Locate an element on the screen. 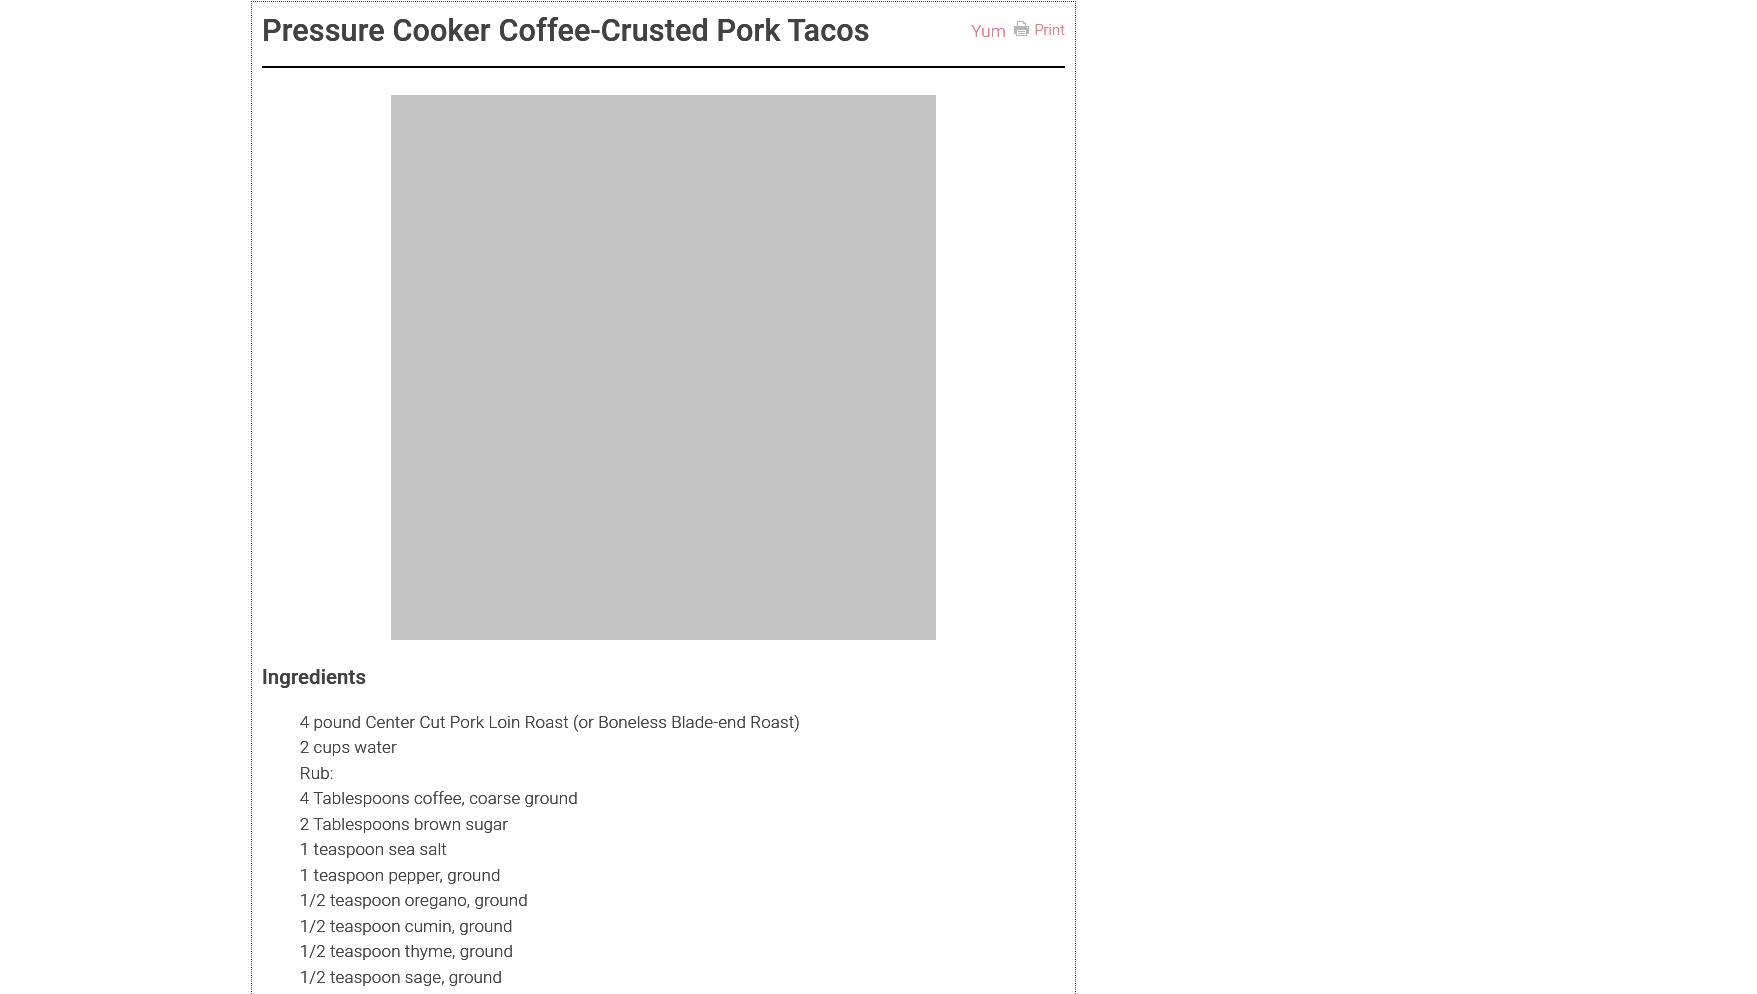  '1 teaspoon sea salt' is located at coordinates (372, 847).